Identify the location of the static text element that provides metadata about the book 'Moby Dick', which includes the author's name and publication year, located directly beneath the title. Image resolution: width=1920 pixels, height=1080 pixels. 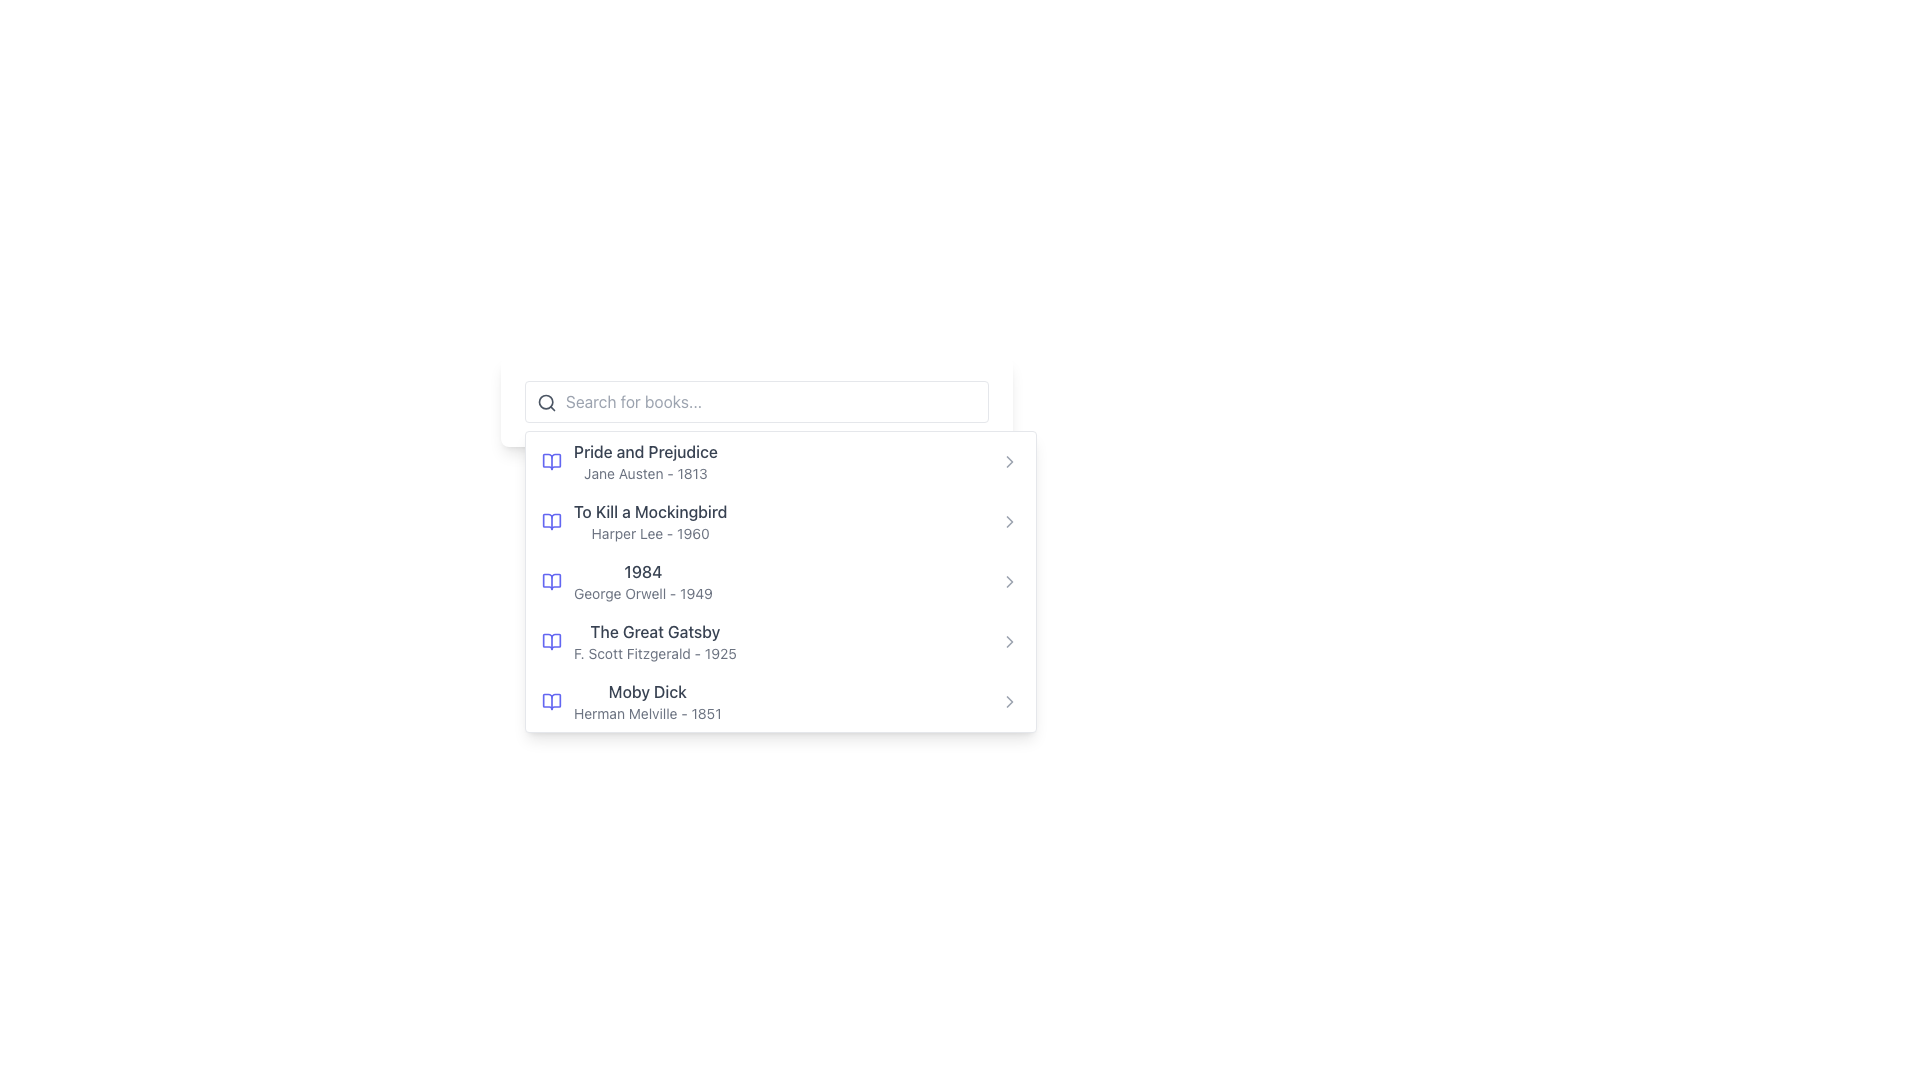
(647, 712).